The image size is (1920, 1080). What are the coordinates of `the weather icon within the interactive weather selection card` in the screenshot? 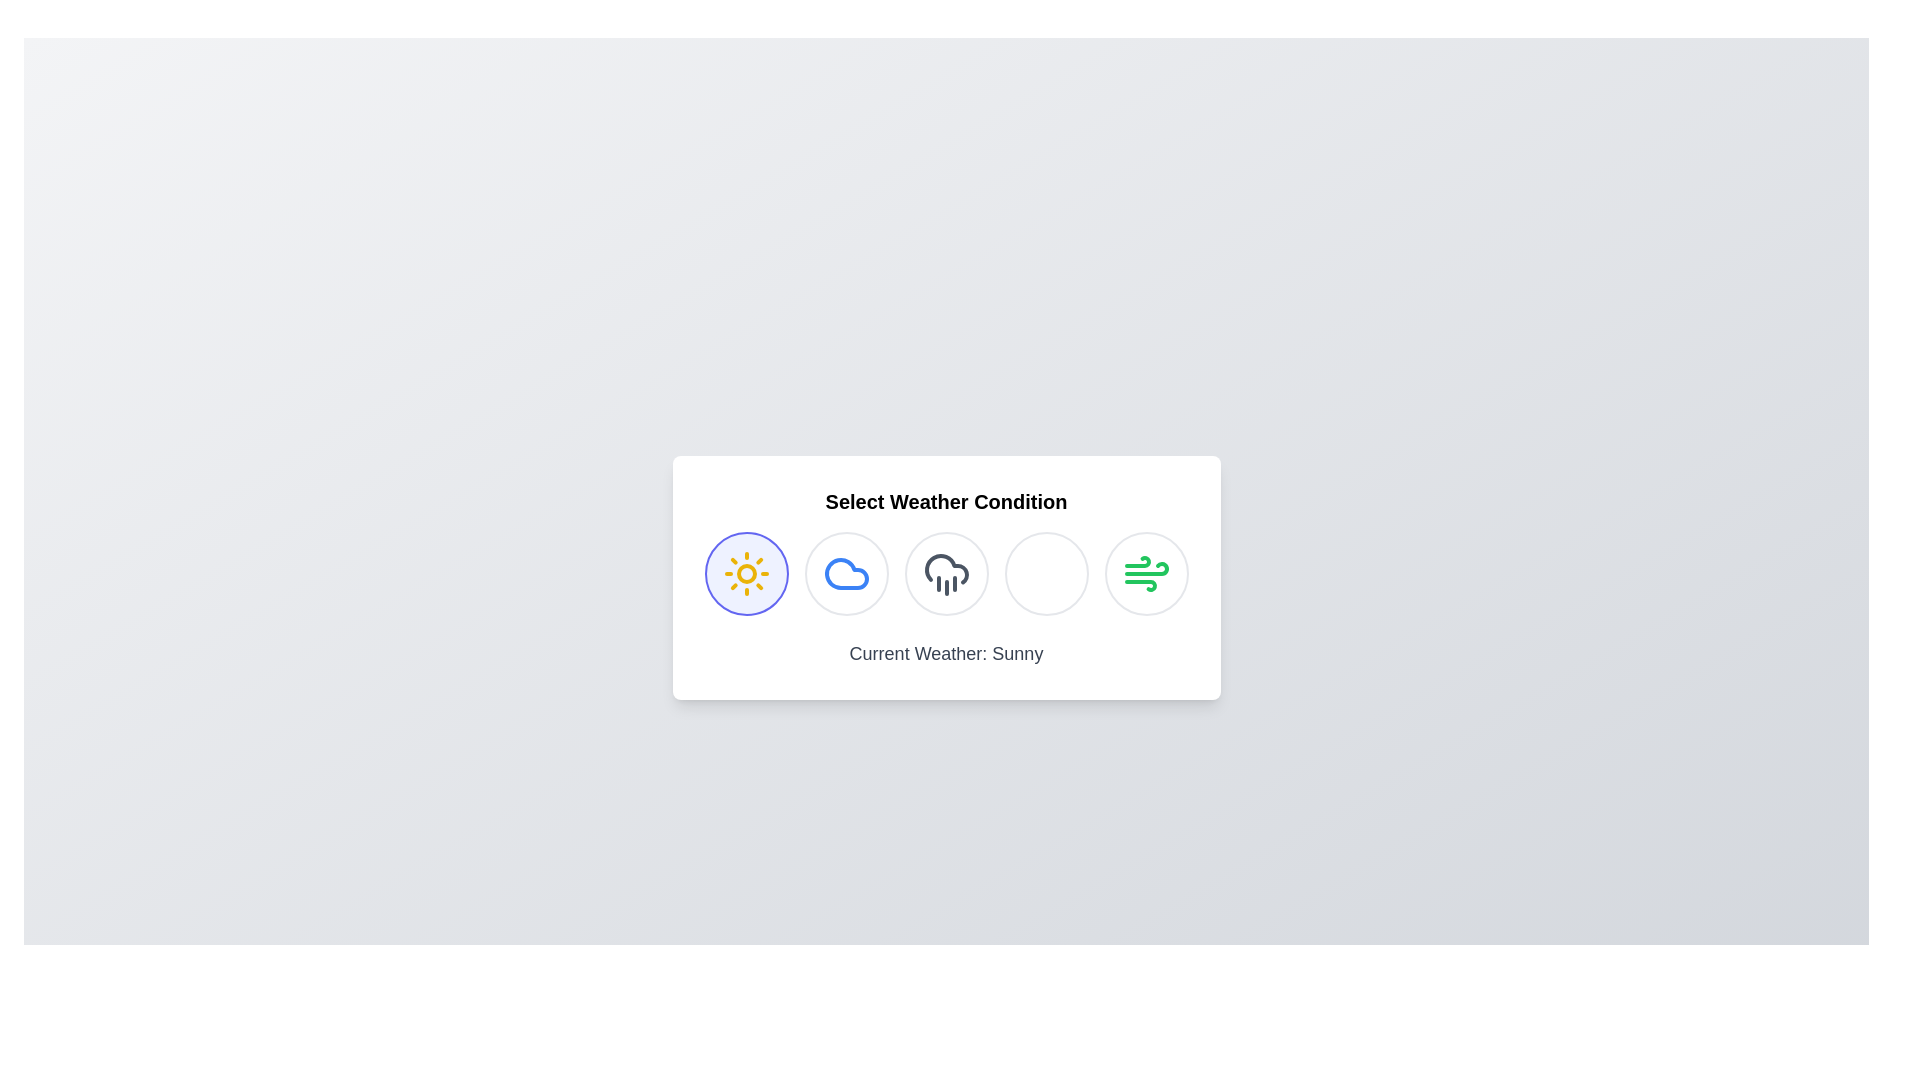 It's located at (945, 578).